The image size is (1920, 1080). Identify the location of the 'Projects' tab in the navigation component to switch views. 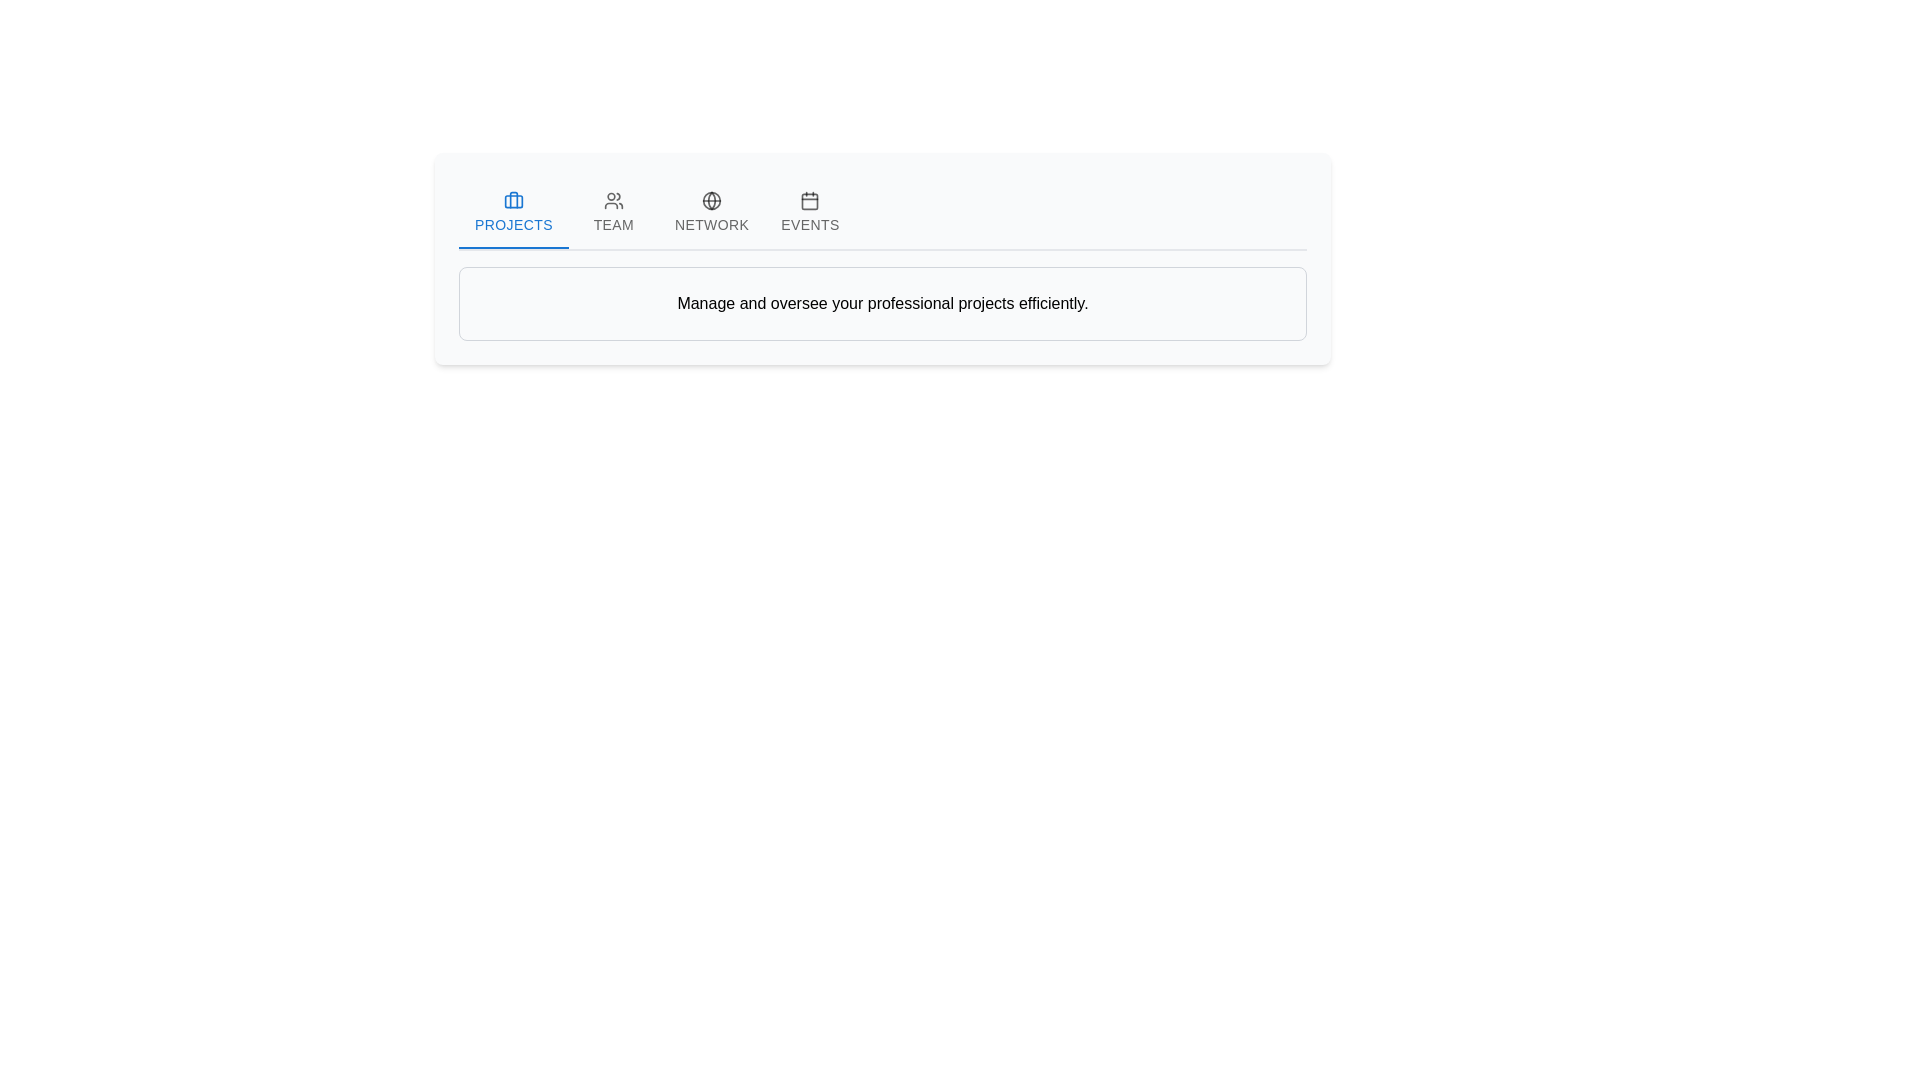
(882, 257).